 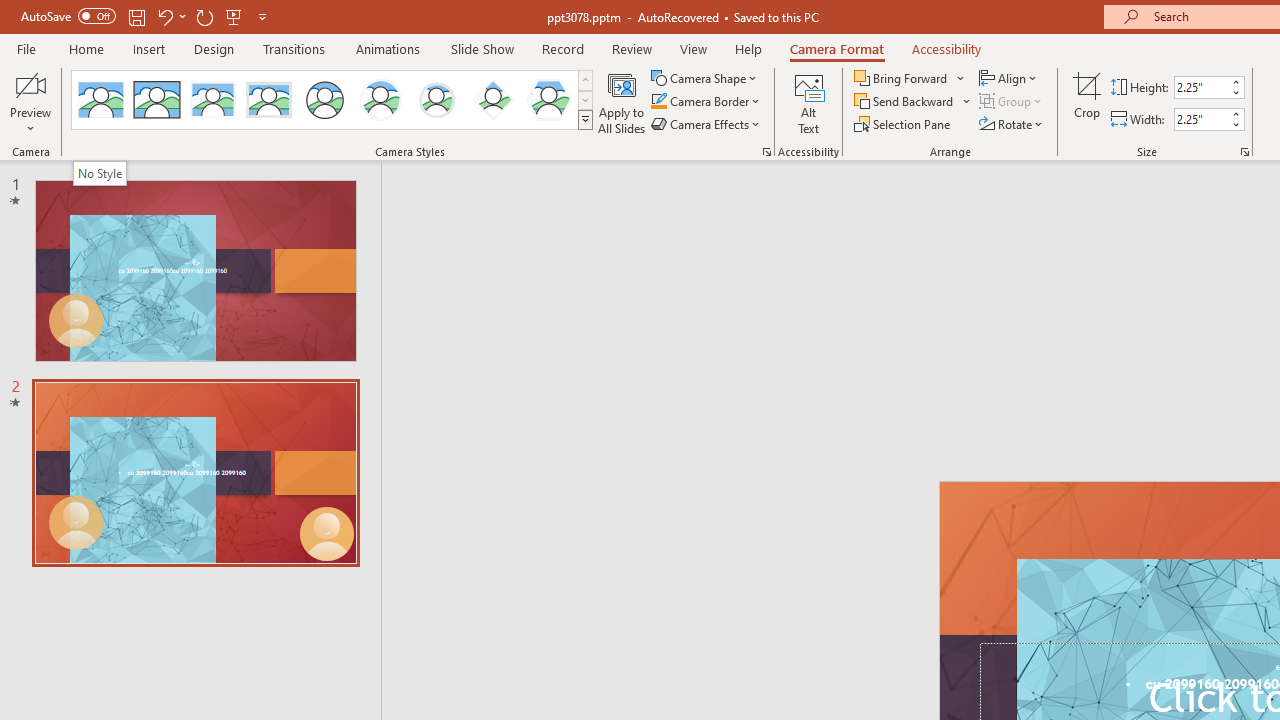 What do you see at coordinates (68, 16) in the screenshot?
I see `'AutoSave'` at bounding box center [68, 16].